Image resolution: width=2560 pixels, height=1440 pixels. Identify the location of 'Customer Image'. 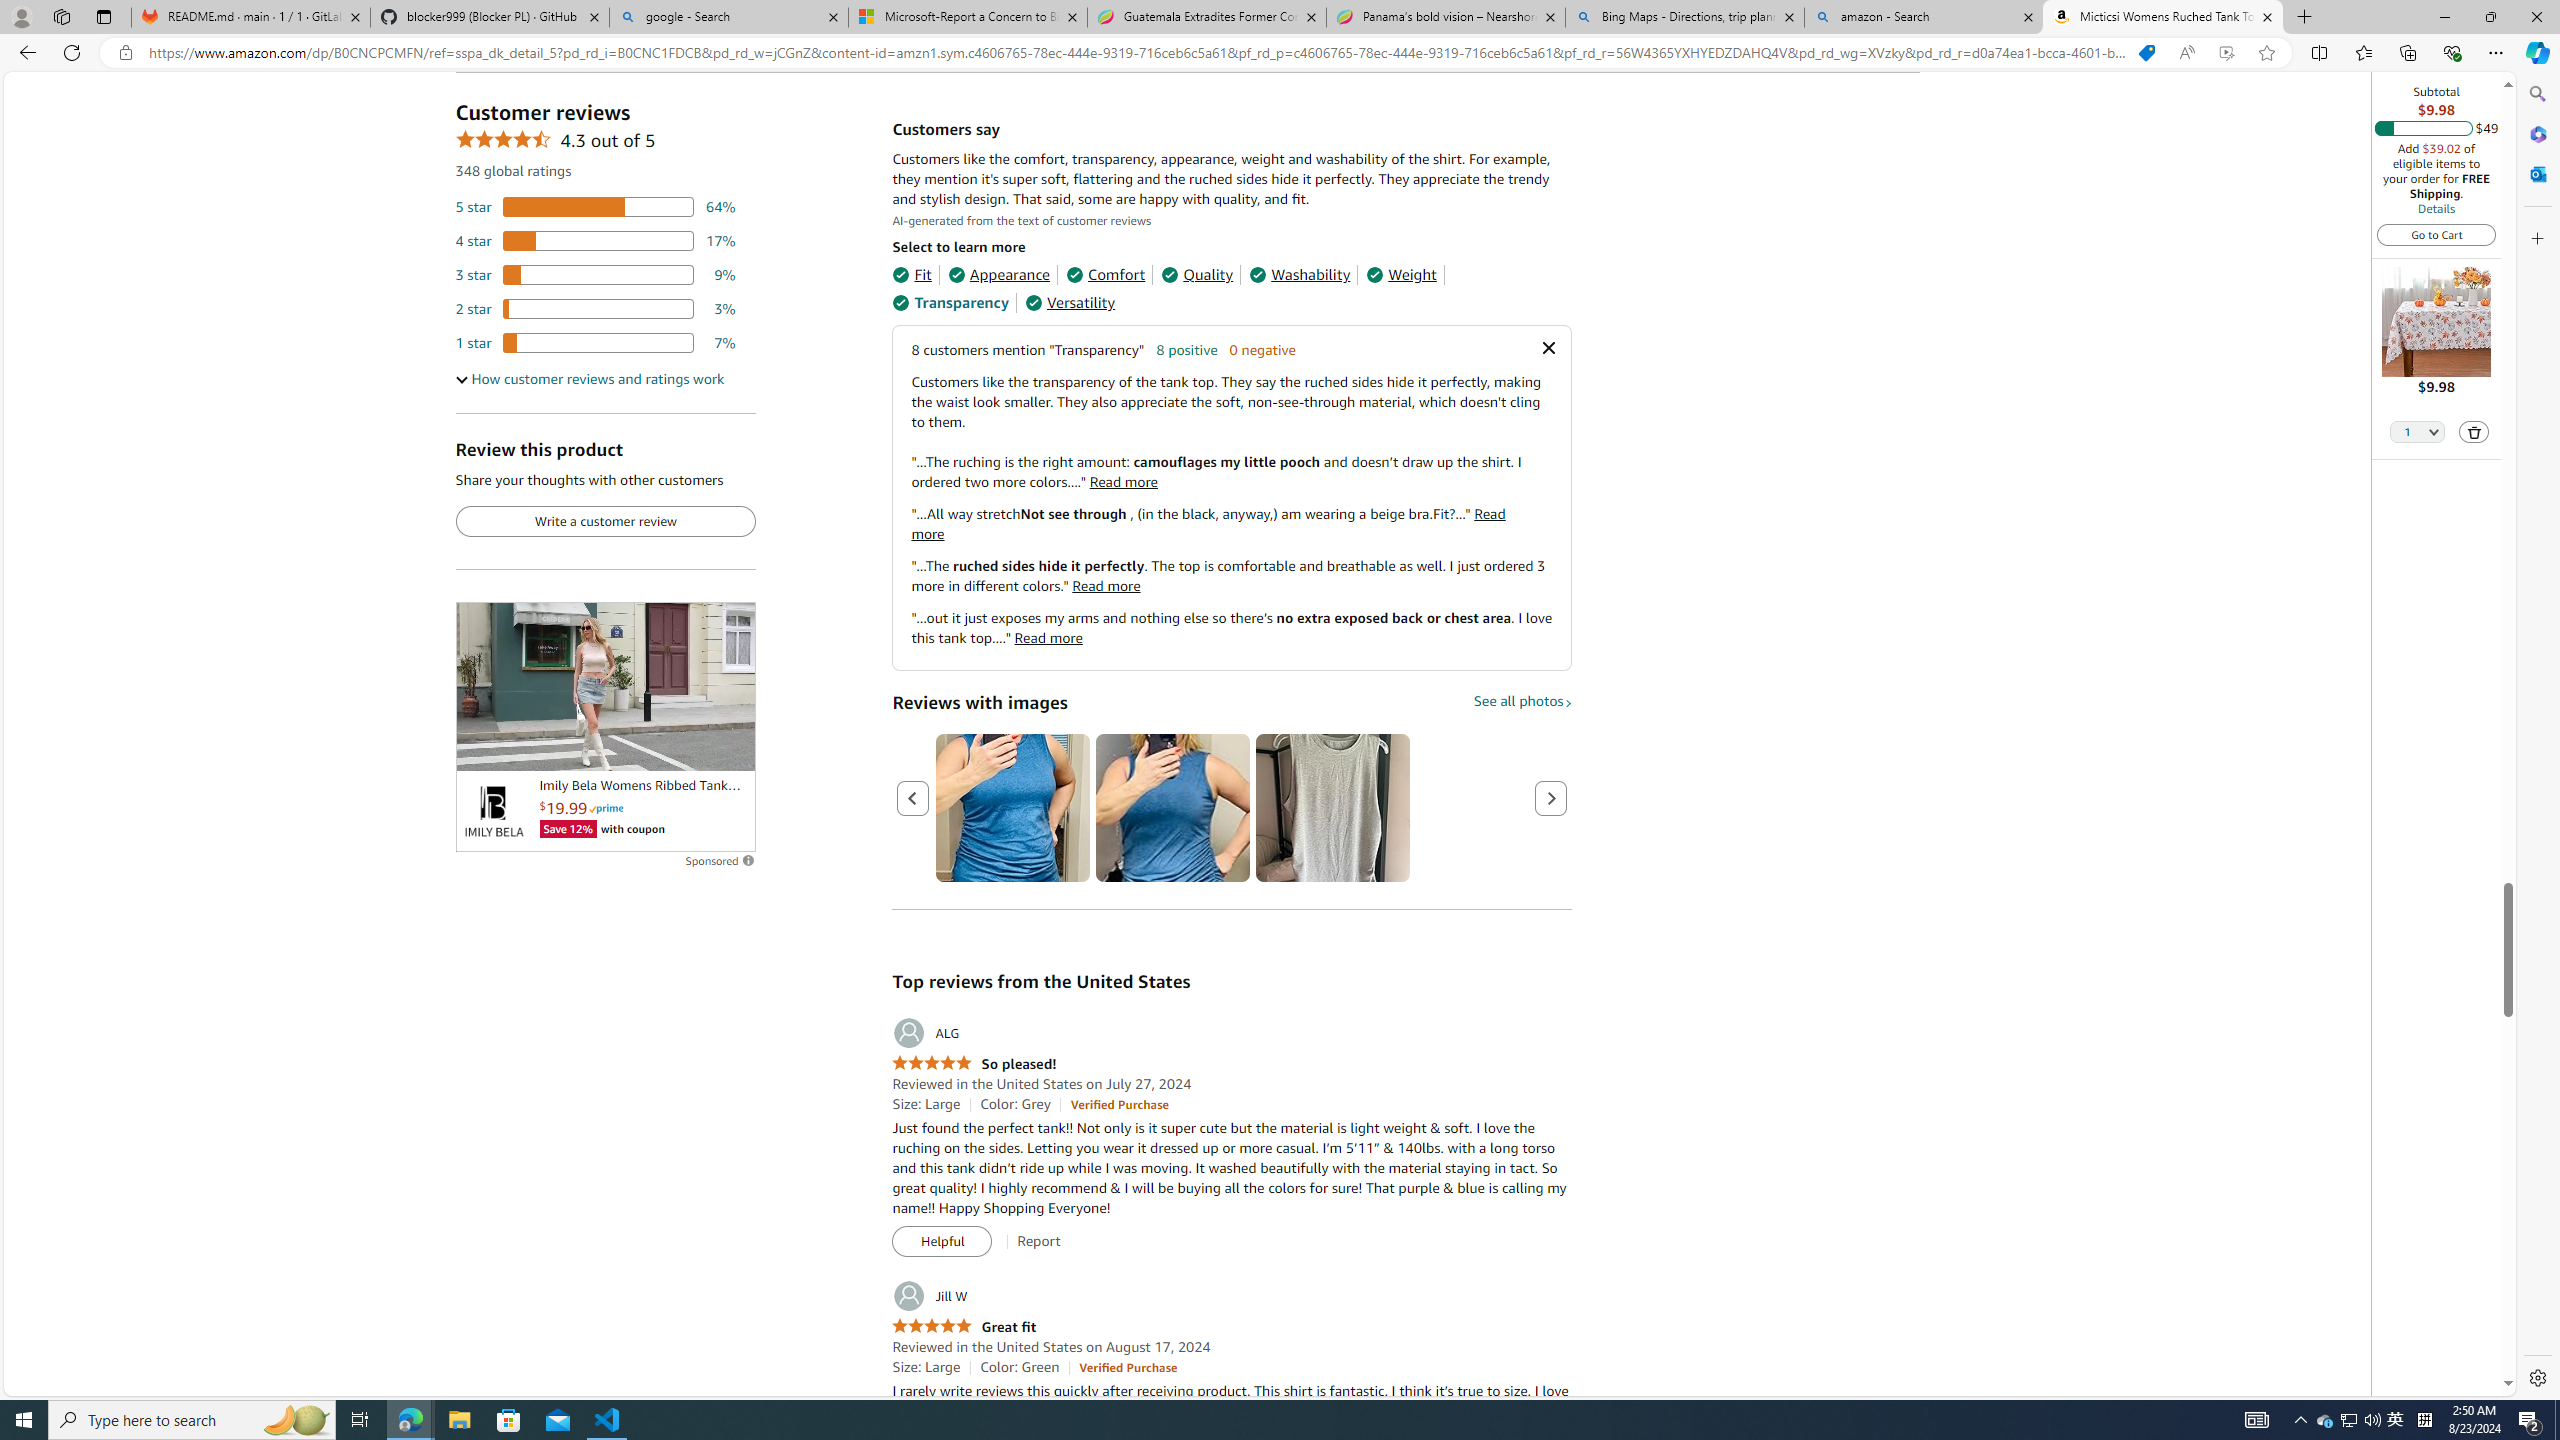
(1332, 808).